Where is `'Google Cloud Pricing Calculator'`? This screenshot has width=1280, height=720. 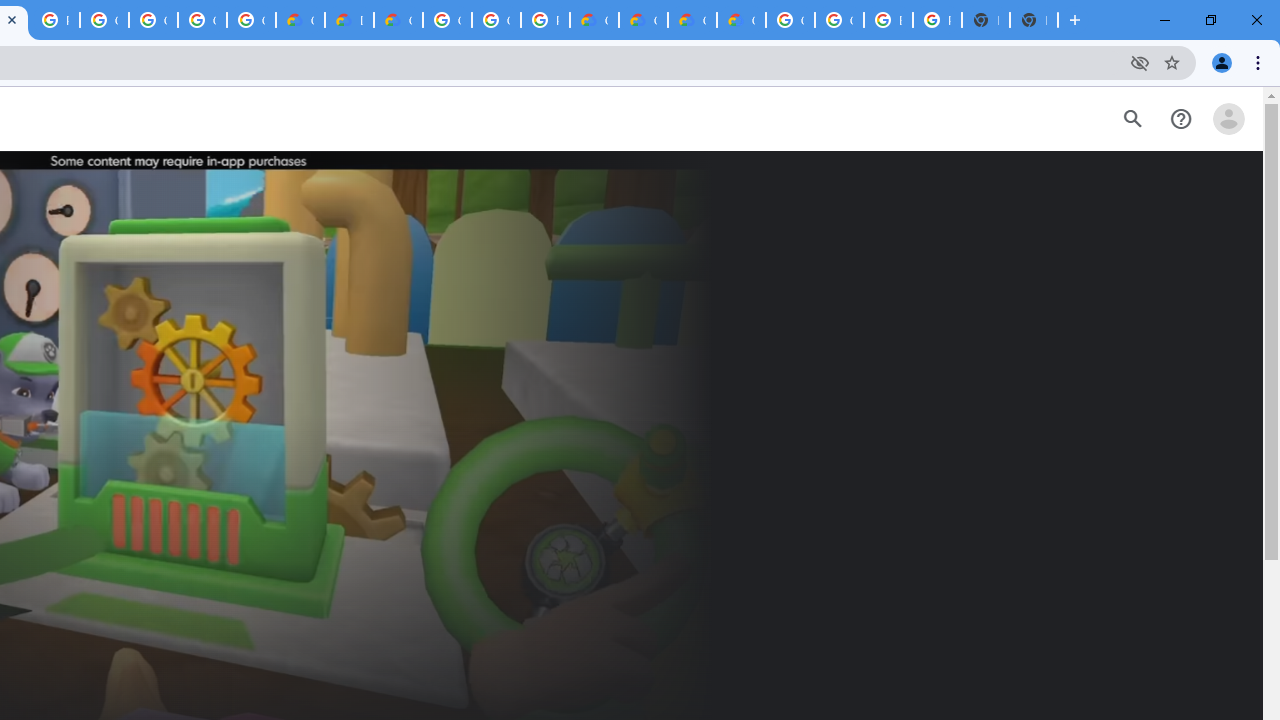
'Google Cloud Pricing Calculator' is located at coordinates (692, 20).